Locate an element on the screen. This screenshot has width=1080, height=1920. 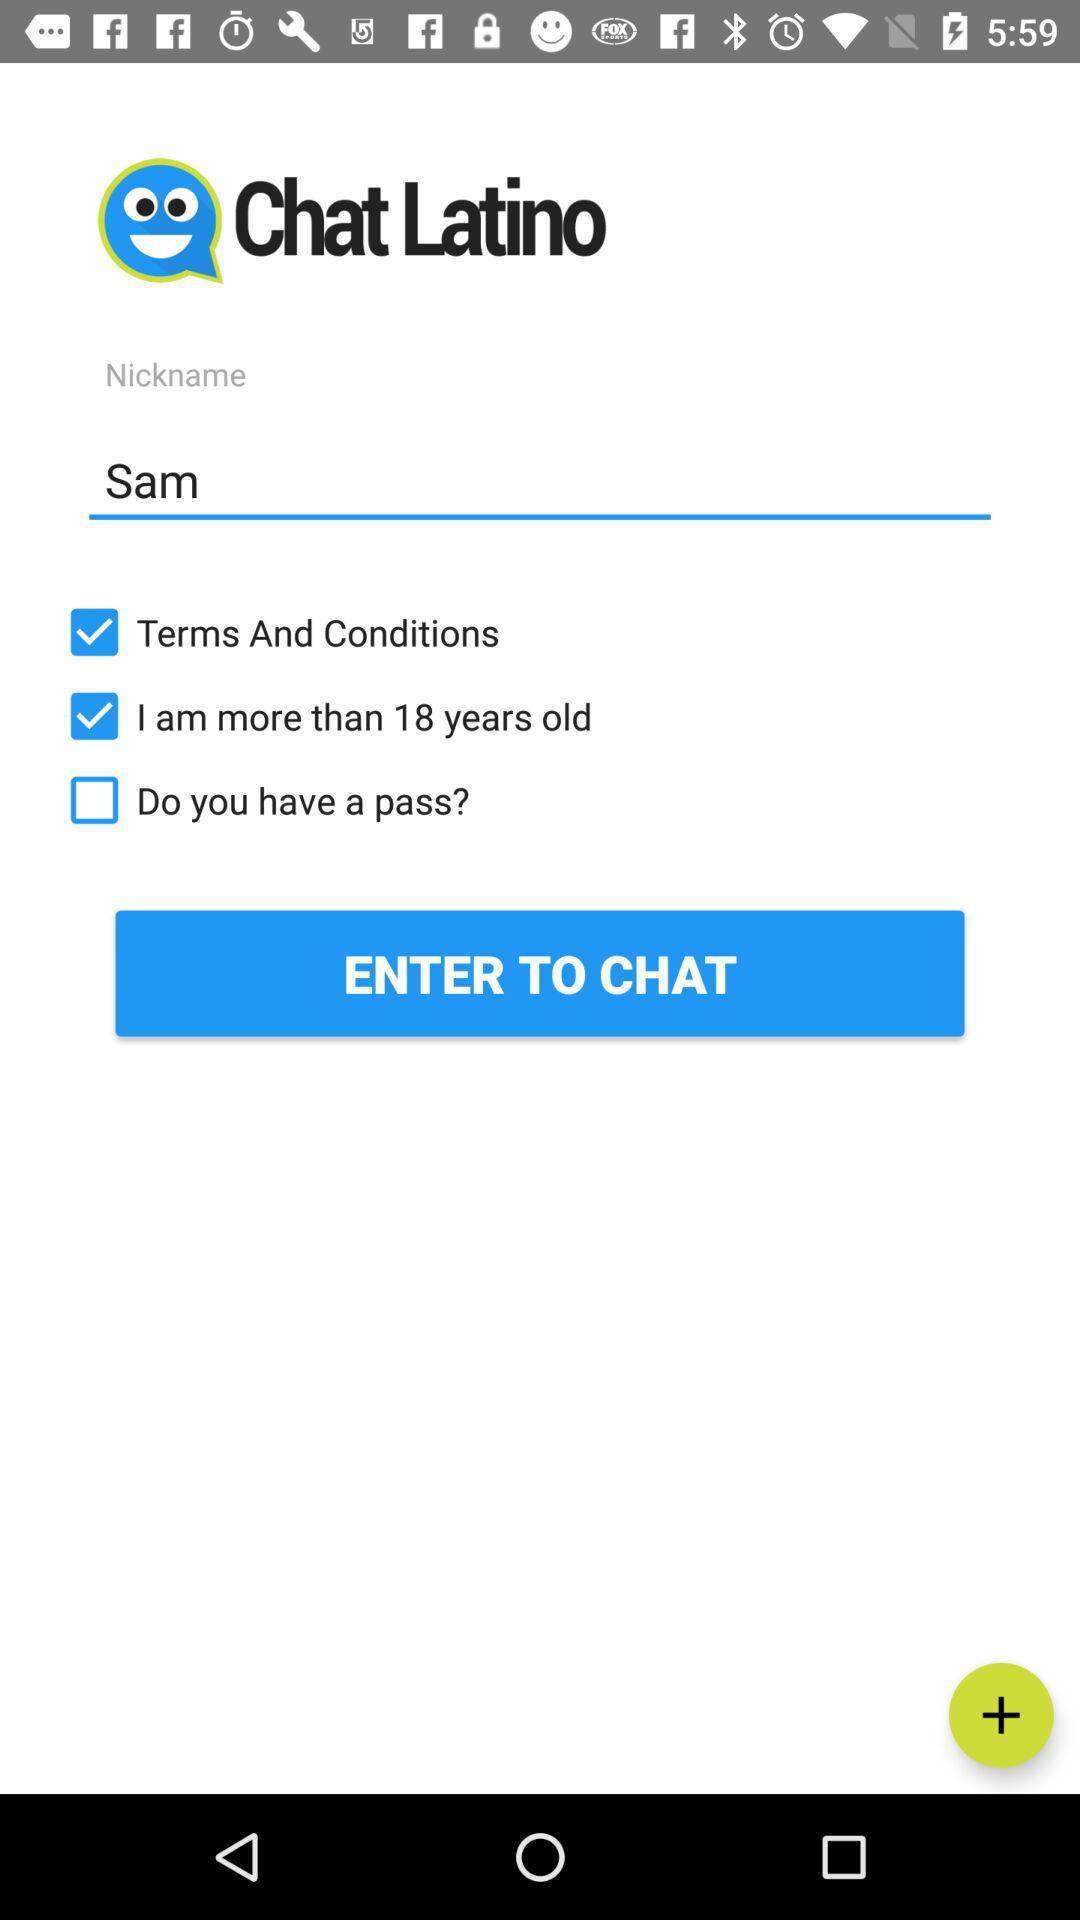
item below the do you have icon is located at coordinates (540, 973).